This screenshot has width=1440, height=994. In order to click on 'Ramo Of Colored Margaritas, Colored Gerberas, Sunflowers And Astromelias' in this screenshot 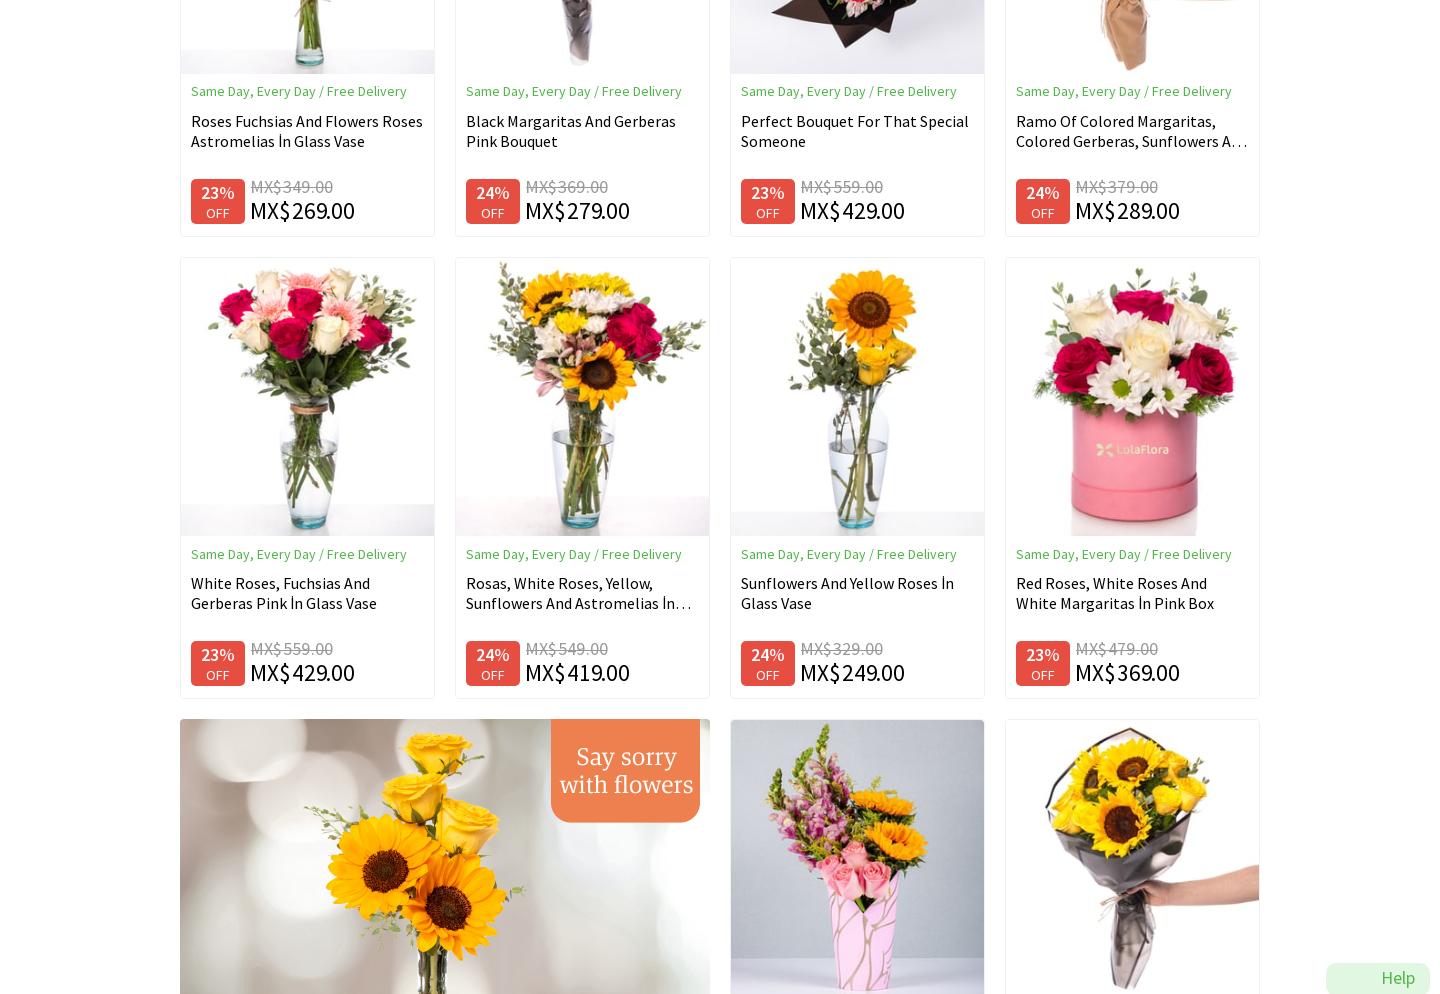, I will do `click(1130, 140)`.